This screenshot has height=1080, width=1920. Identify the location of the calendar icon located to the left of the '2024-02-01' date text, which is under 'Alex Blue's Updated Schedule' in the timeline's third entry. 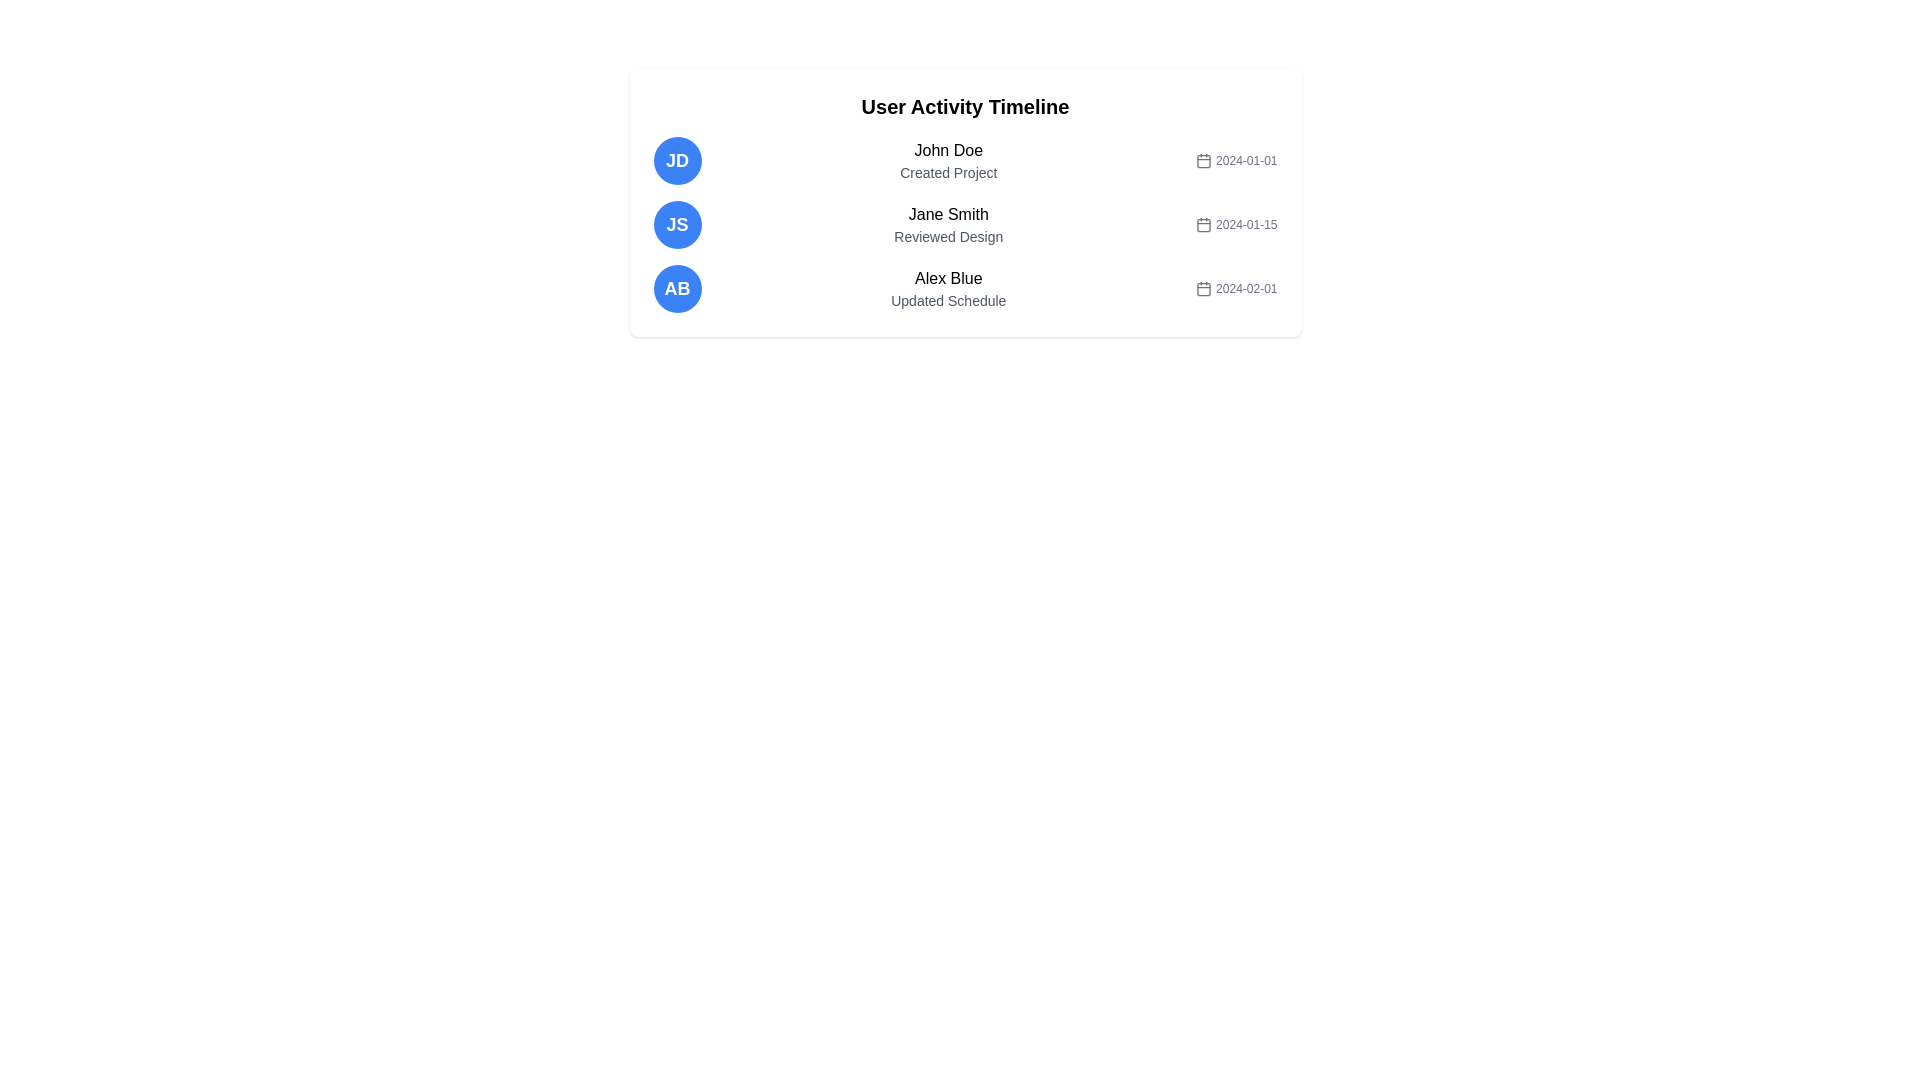
(1203, 289).